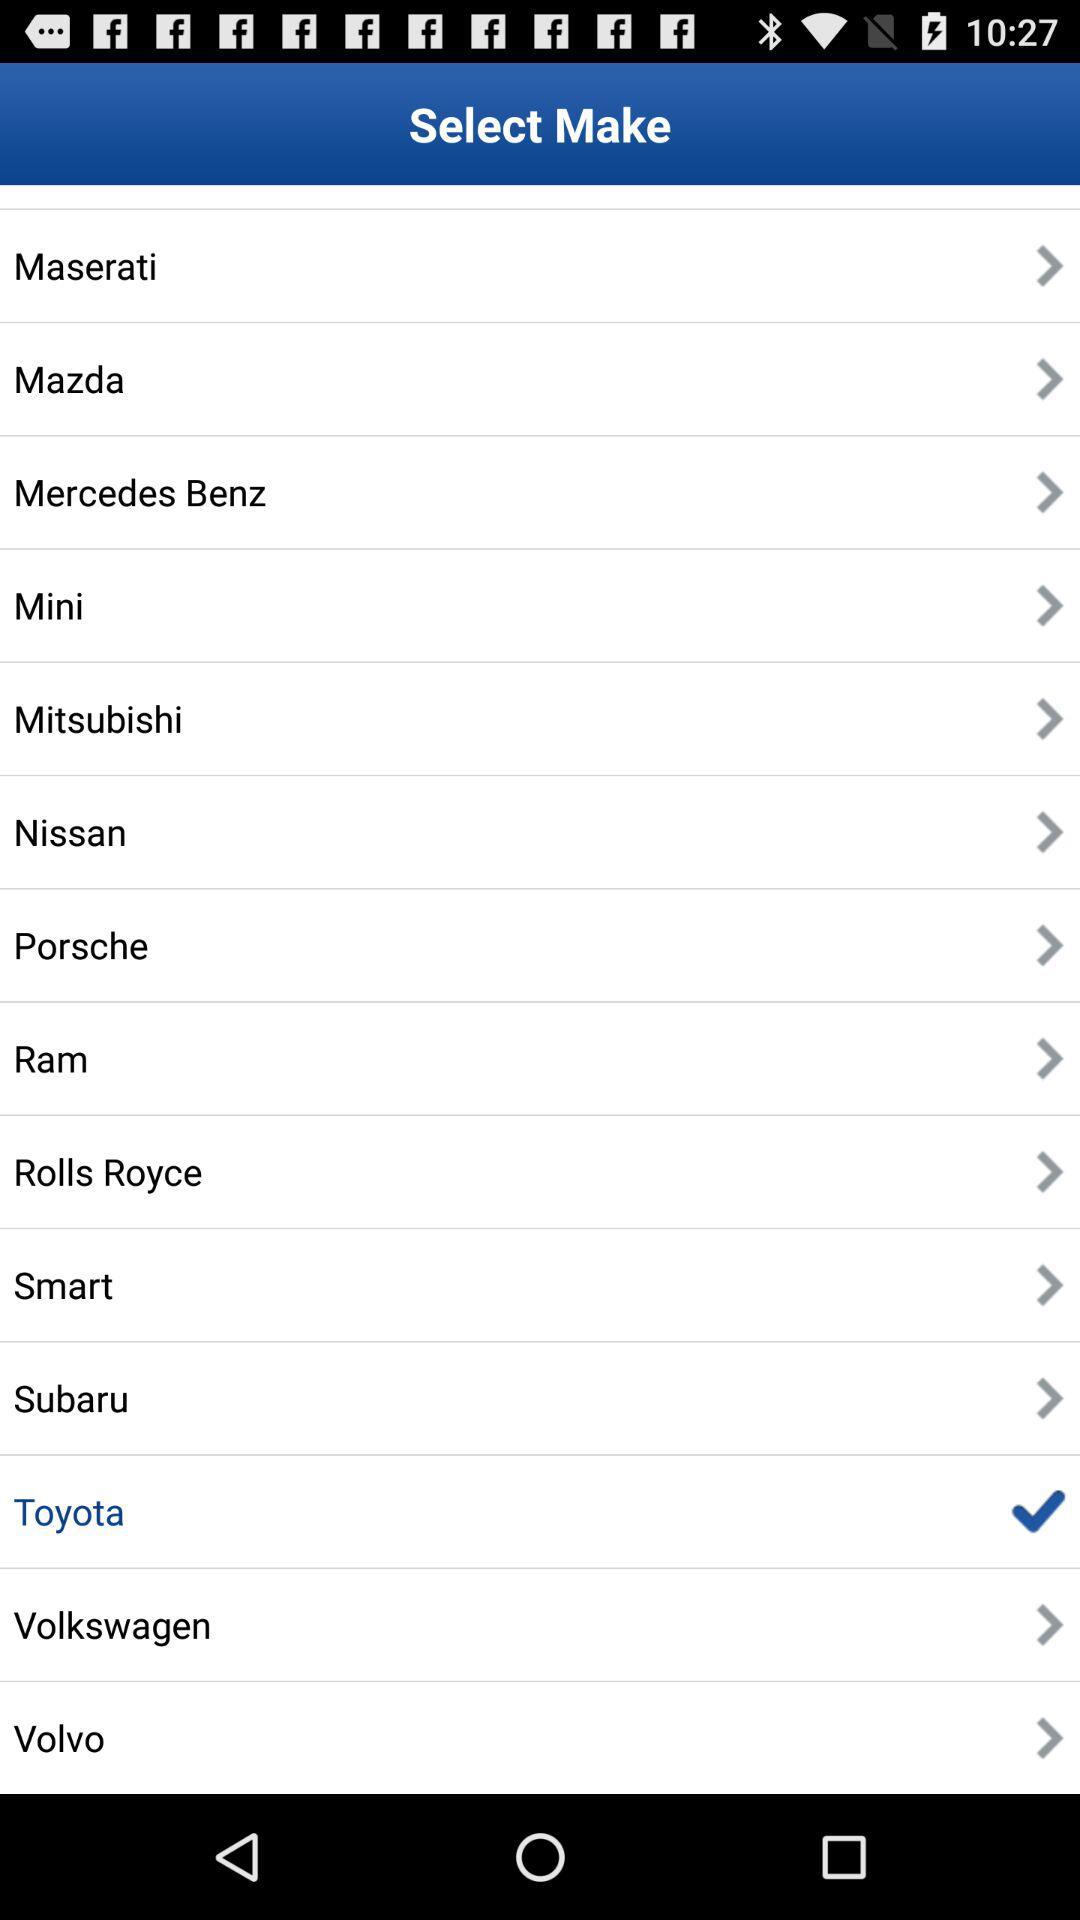  Describe the element at coordinates (47, 604) in the screenshot. I see `the item below mercedes benz icon` at that location.